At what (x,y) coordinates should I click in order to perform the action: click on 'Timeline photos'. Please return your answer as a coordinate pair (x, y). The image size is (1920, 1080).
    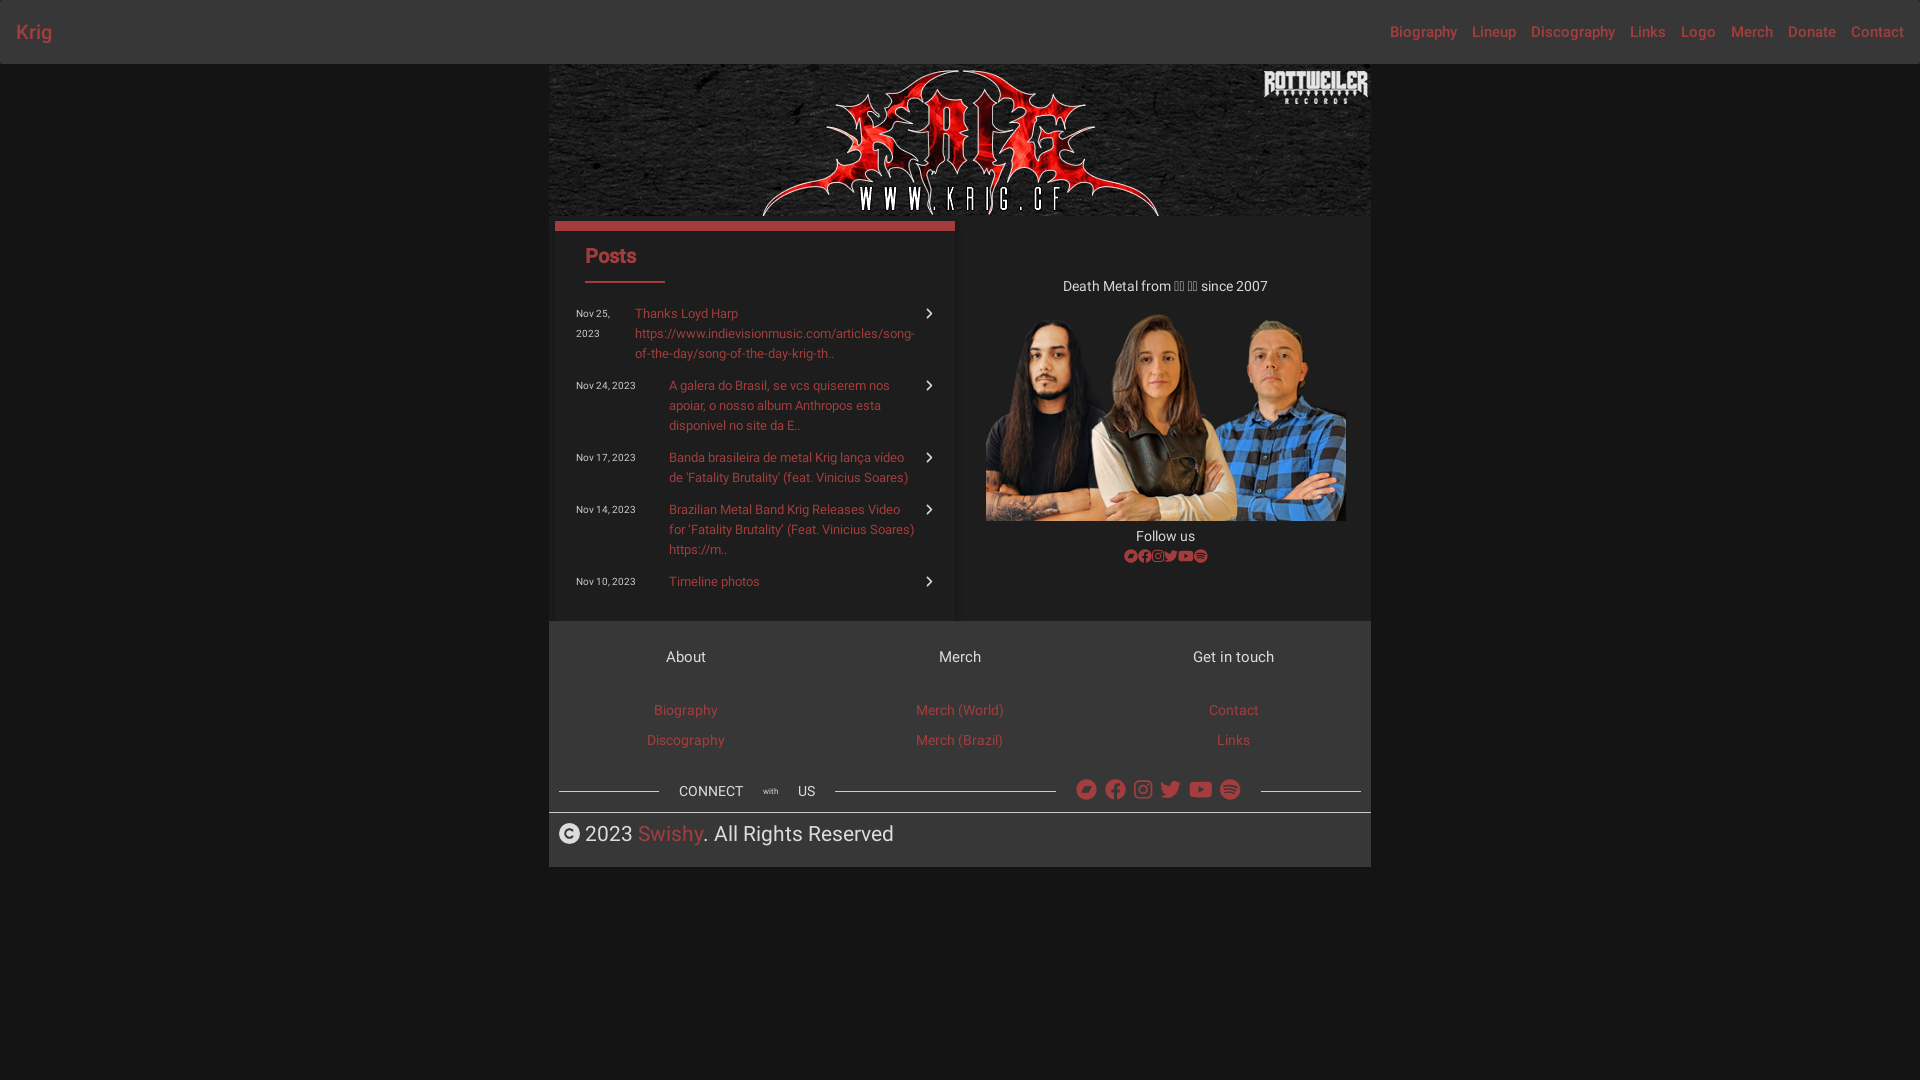
    Looking at the image, I should click on (668, 581).